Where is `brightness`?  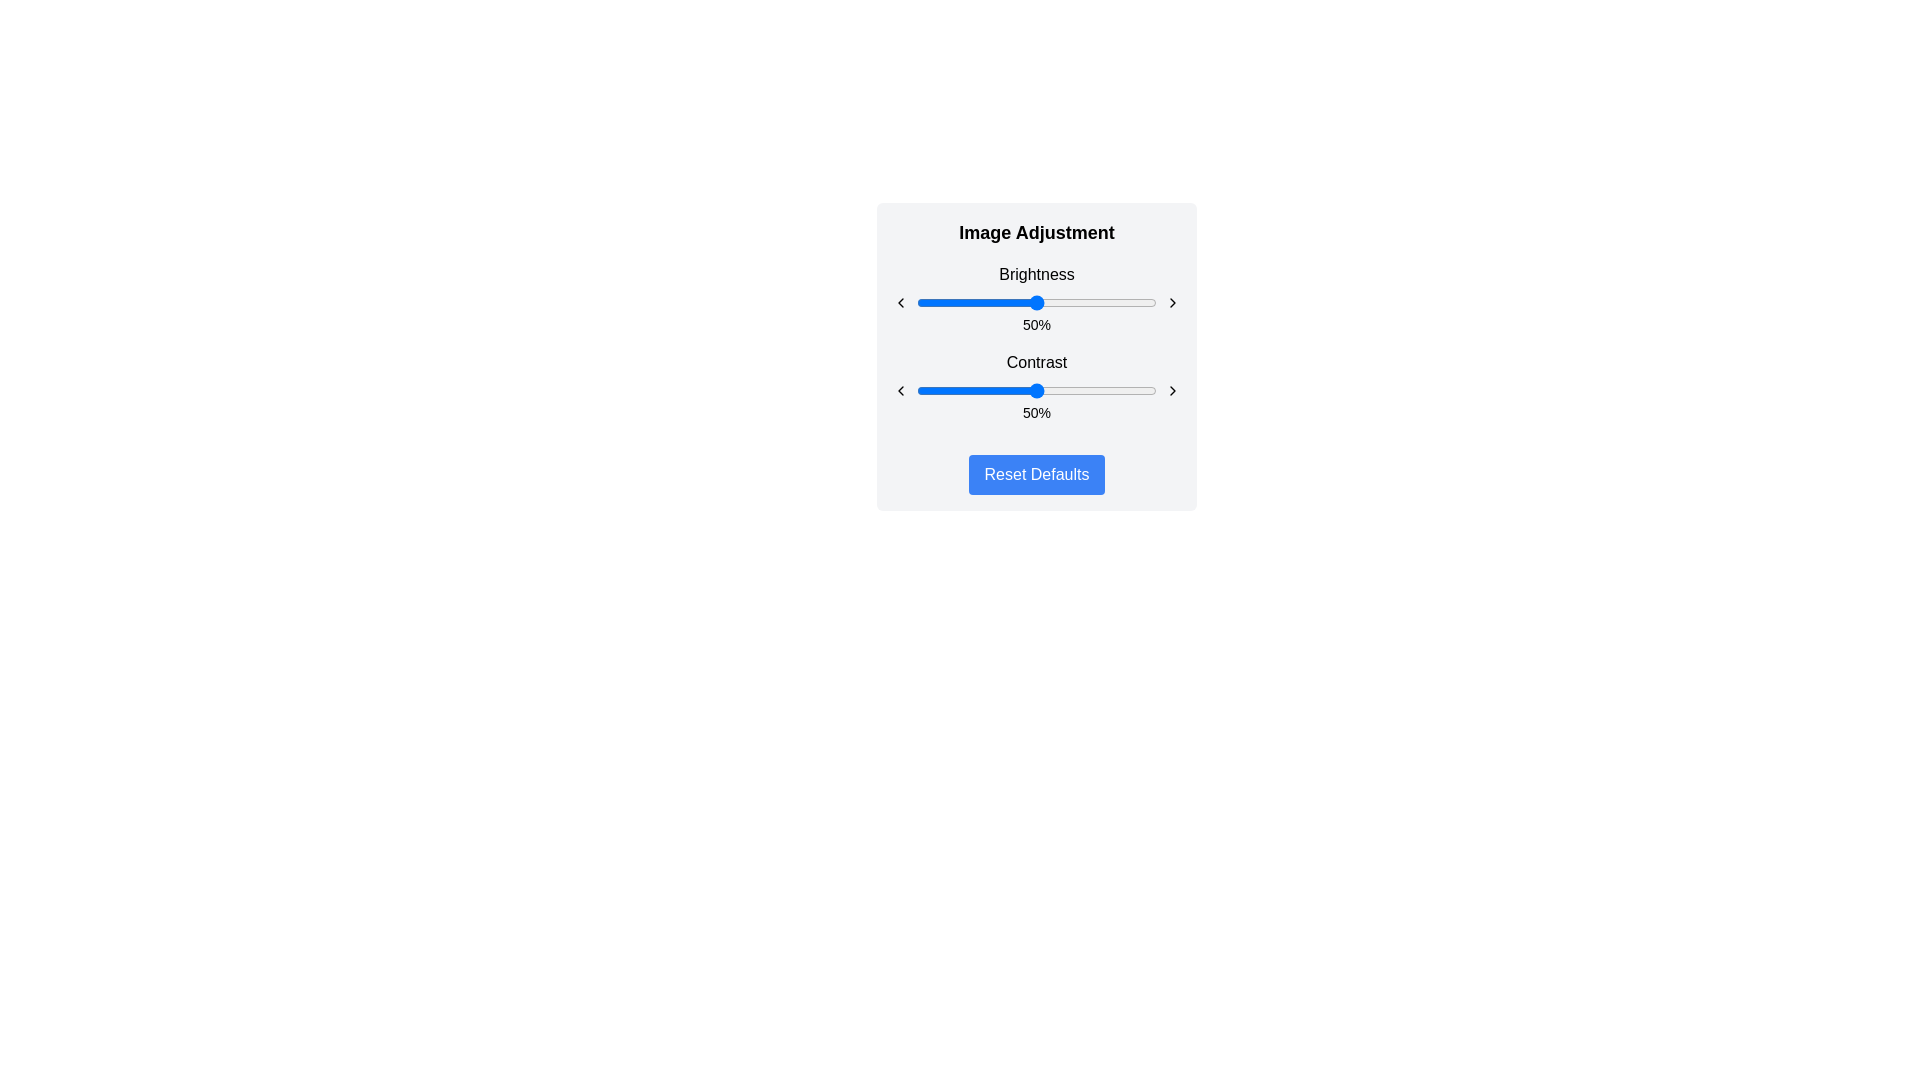
brightness is located at coordinates (979, 303).